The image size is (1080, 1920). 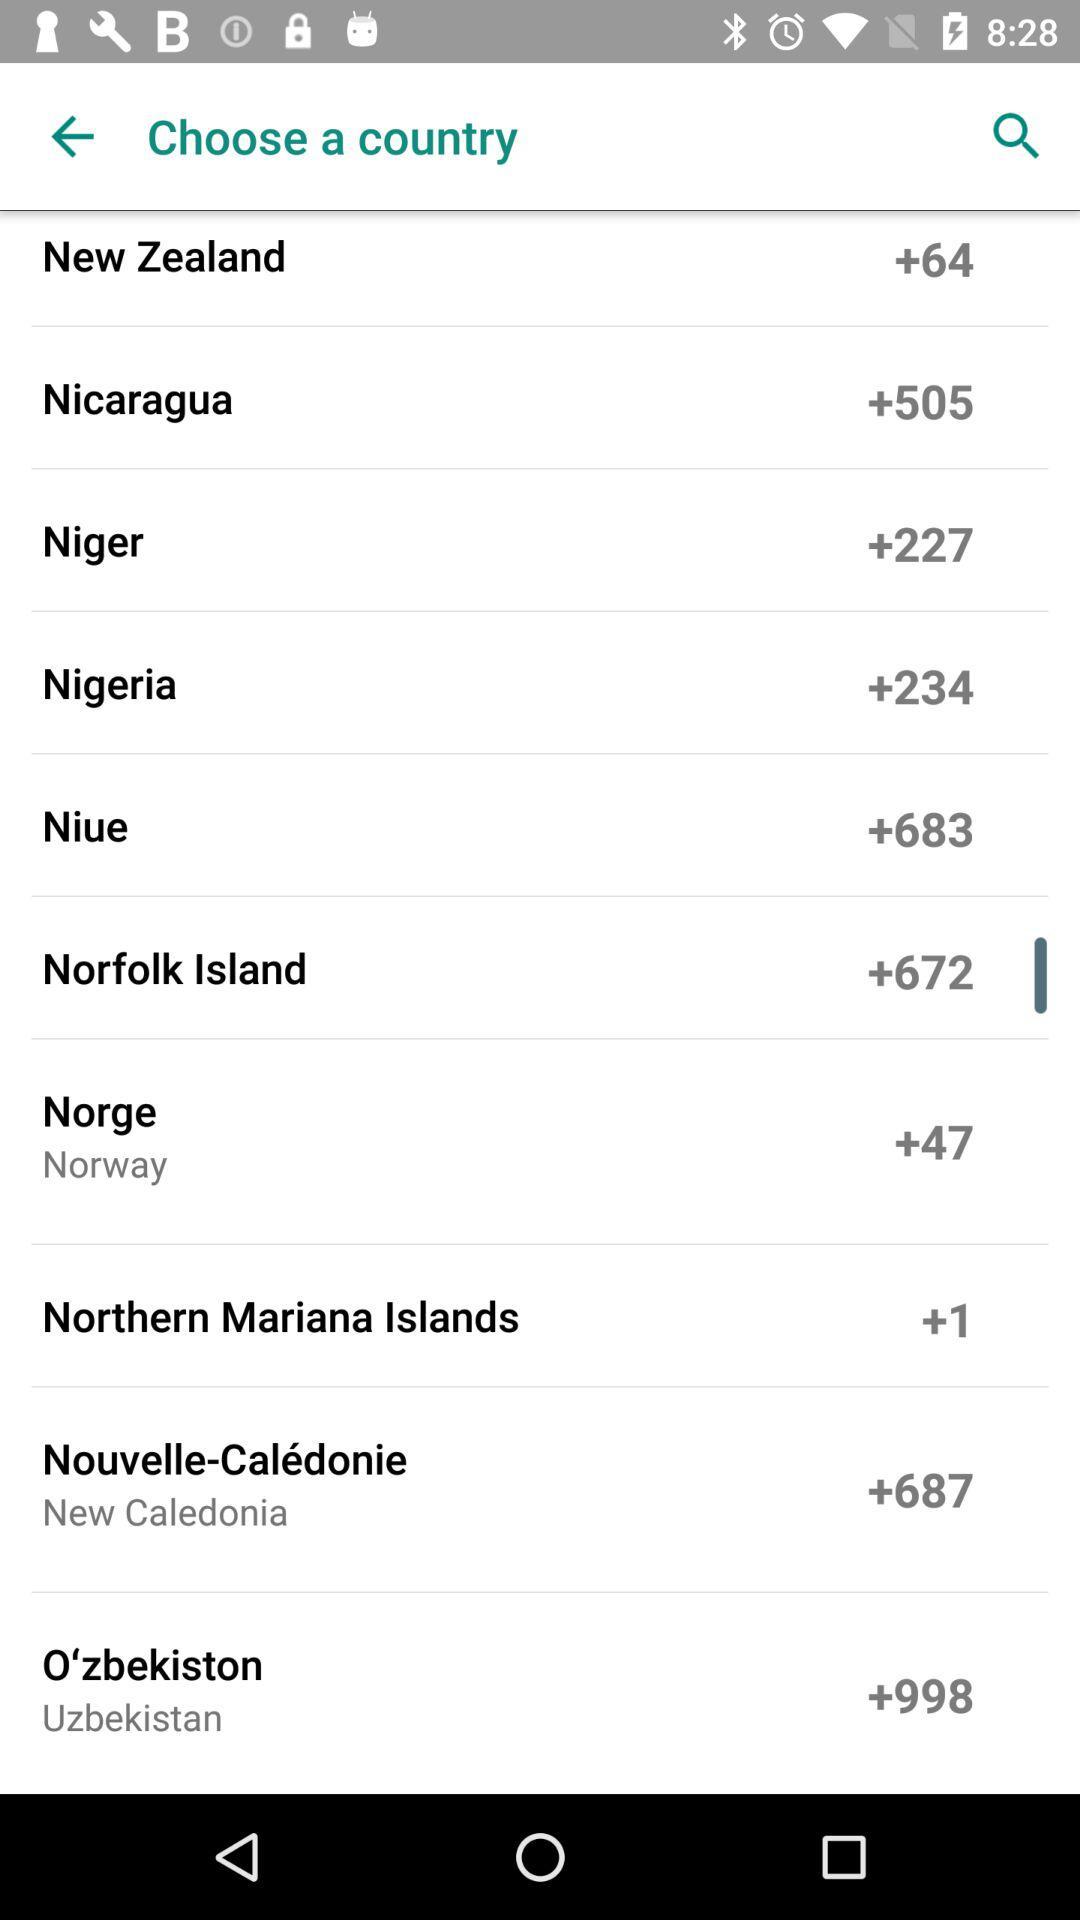 What do you see at coordinates (921, 682) in the screenshot?
I see `item above the +683` at bounding box center [921, 682].